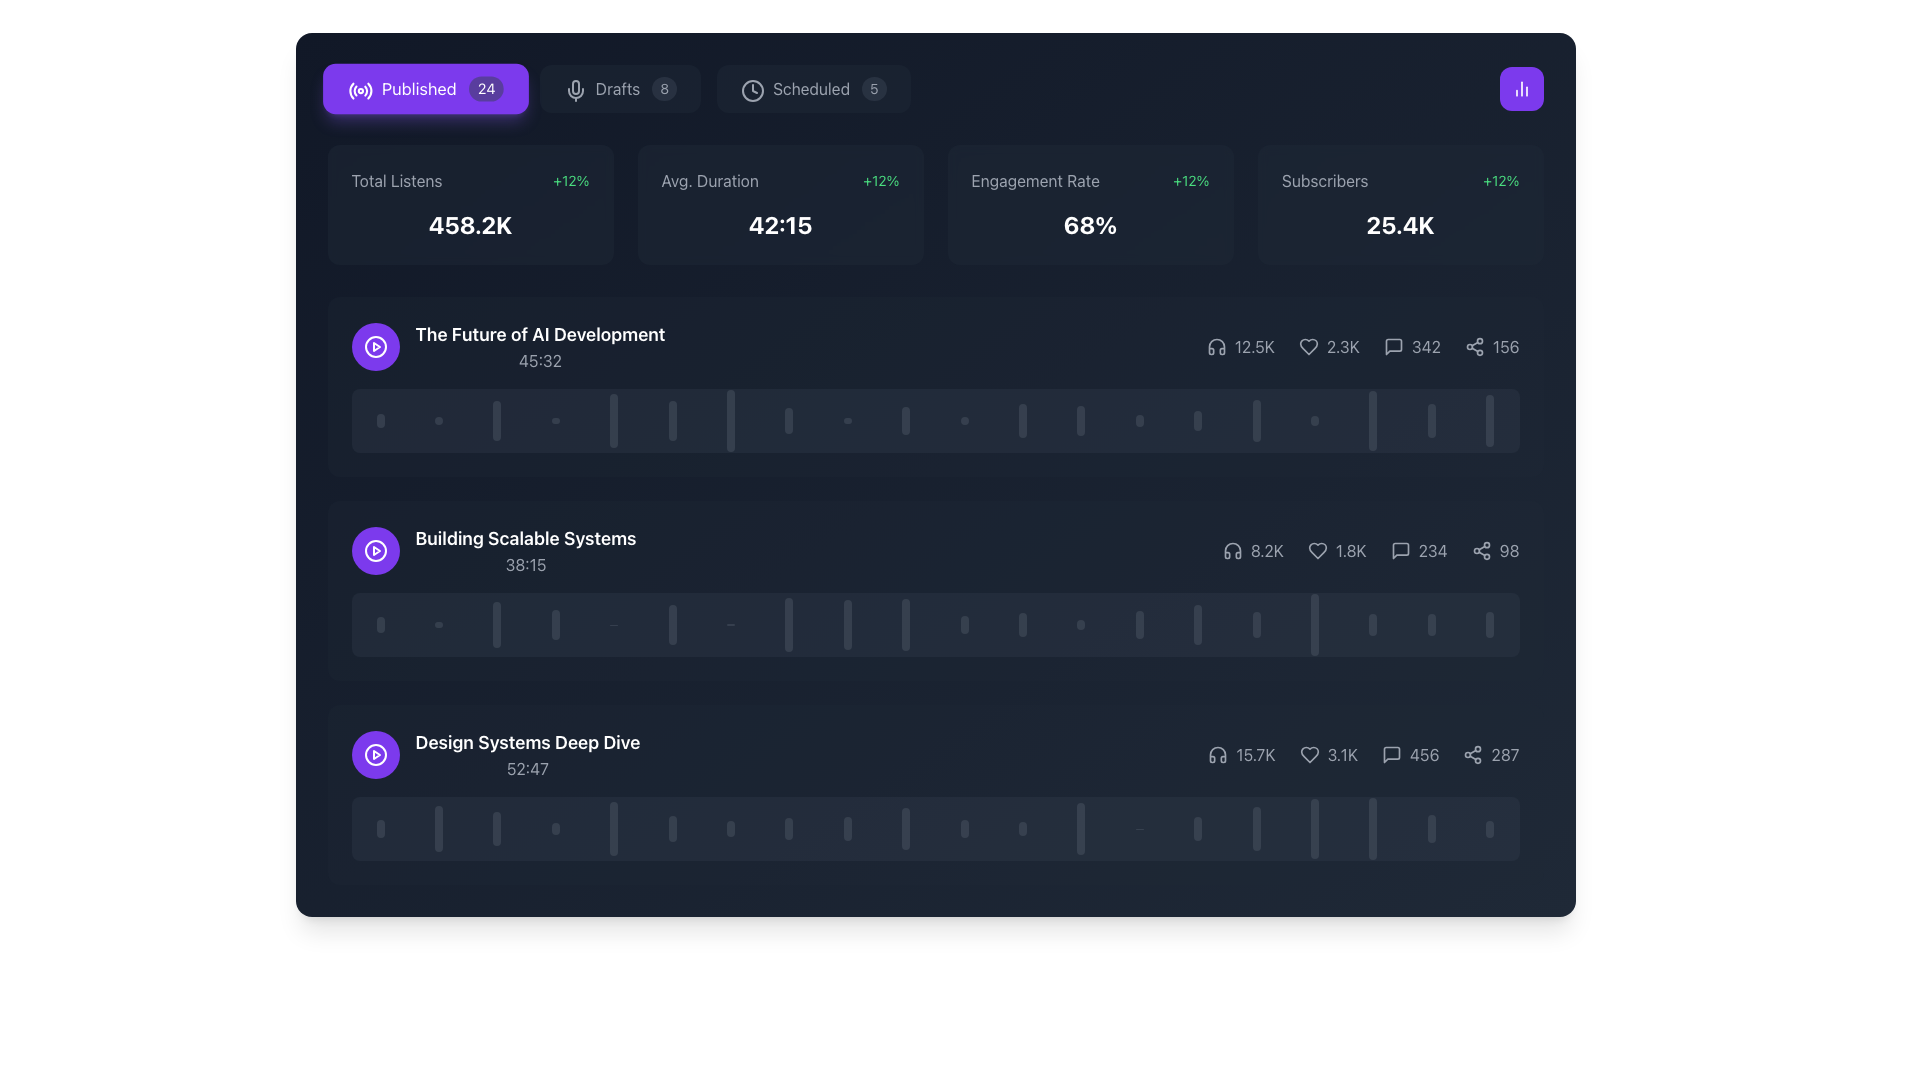  What do you see at coordinates (1372, 623) in the screenshot?
I see `the 18th vertical bar in a sequenced layout of bars, which serves as a graphical indicator of state or value` at bounding box center [1372, 623].